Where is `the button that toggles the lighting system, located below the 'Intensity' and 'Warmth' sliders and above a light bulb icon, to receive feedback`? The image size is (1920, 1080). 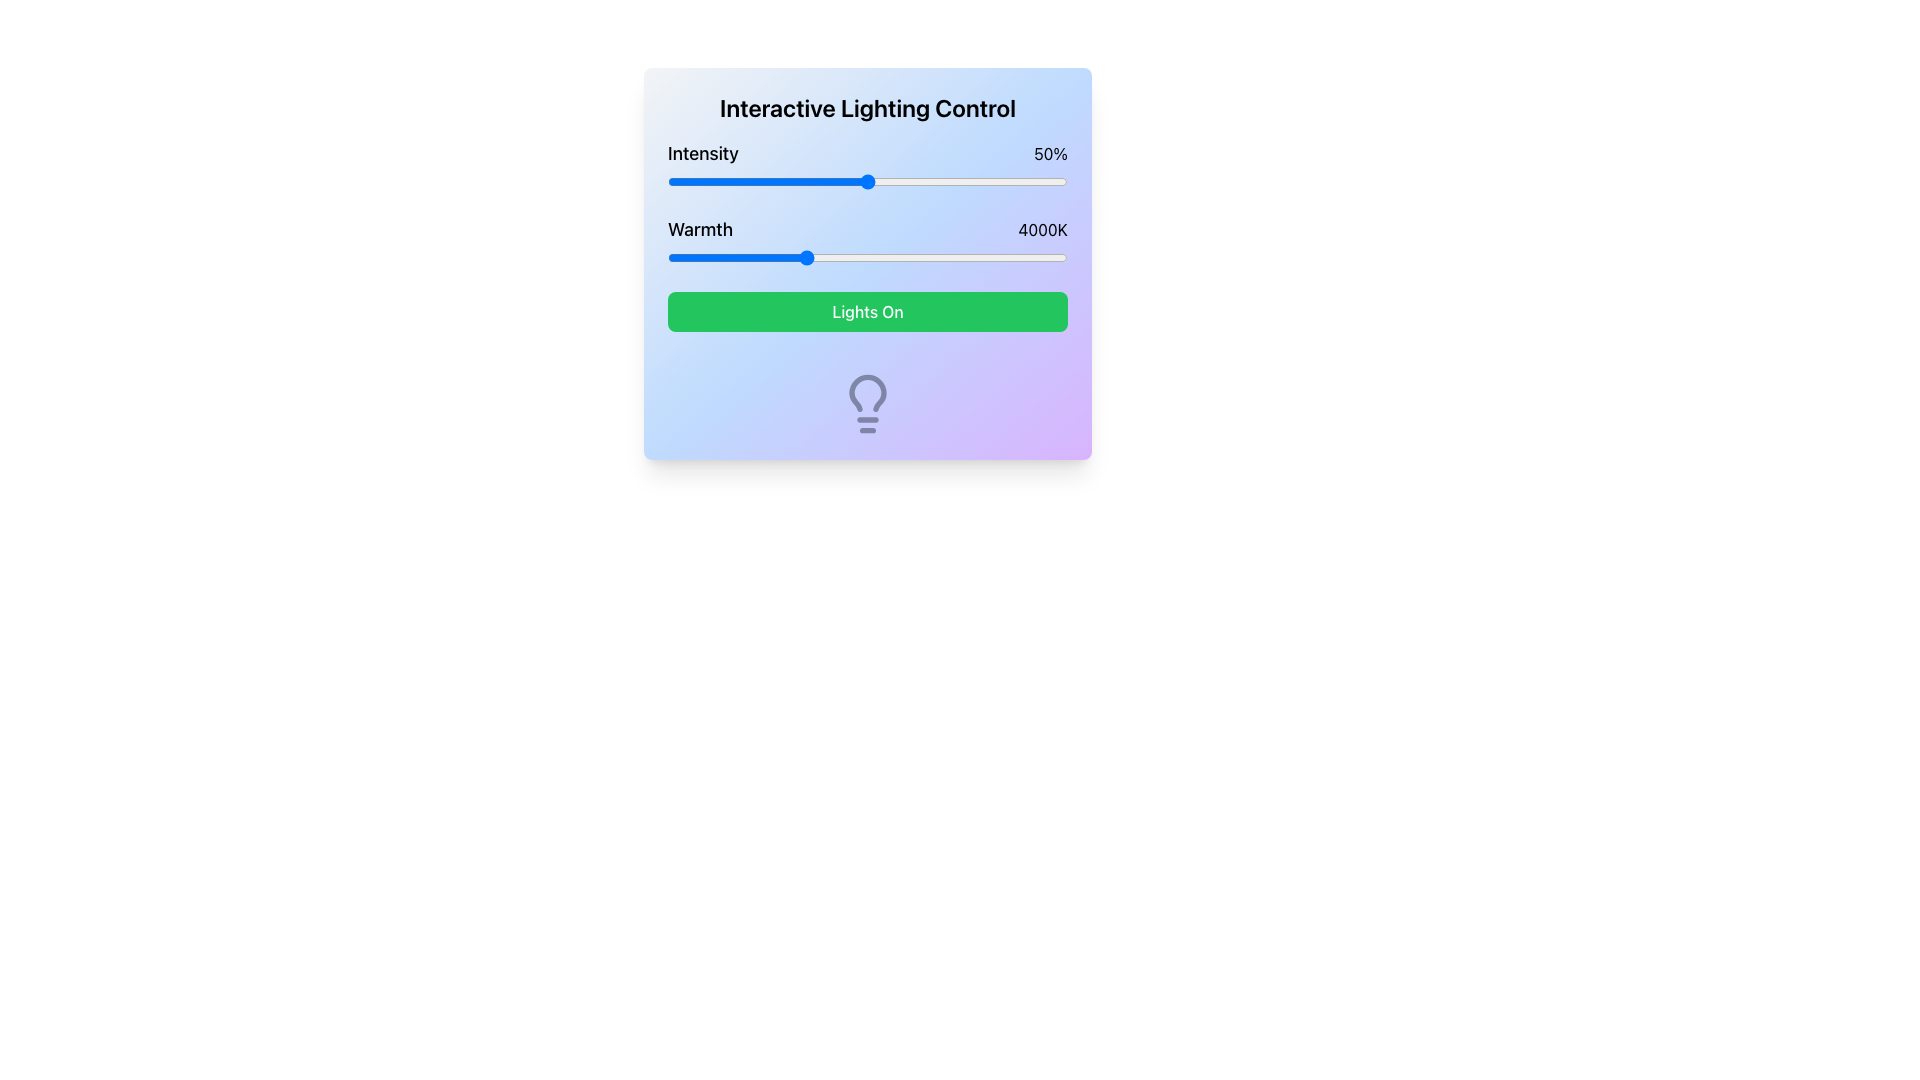 the button that toggles the lighting system, located below the 'Intensity' and 'Warmth' sliders and above a light bulb icon, to receive feedback is located at coordinates (868, 312).